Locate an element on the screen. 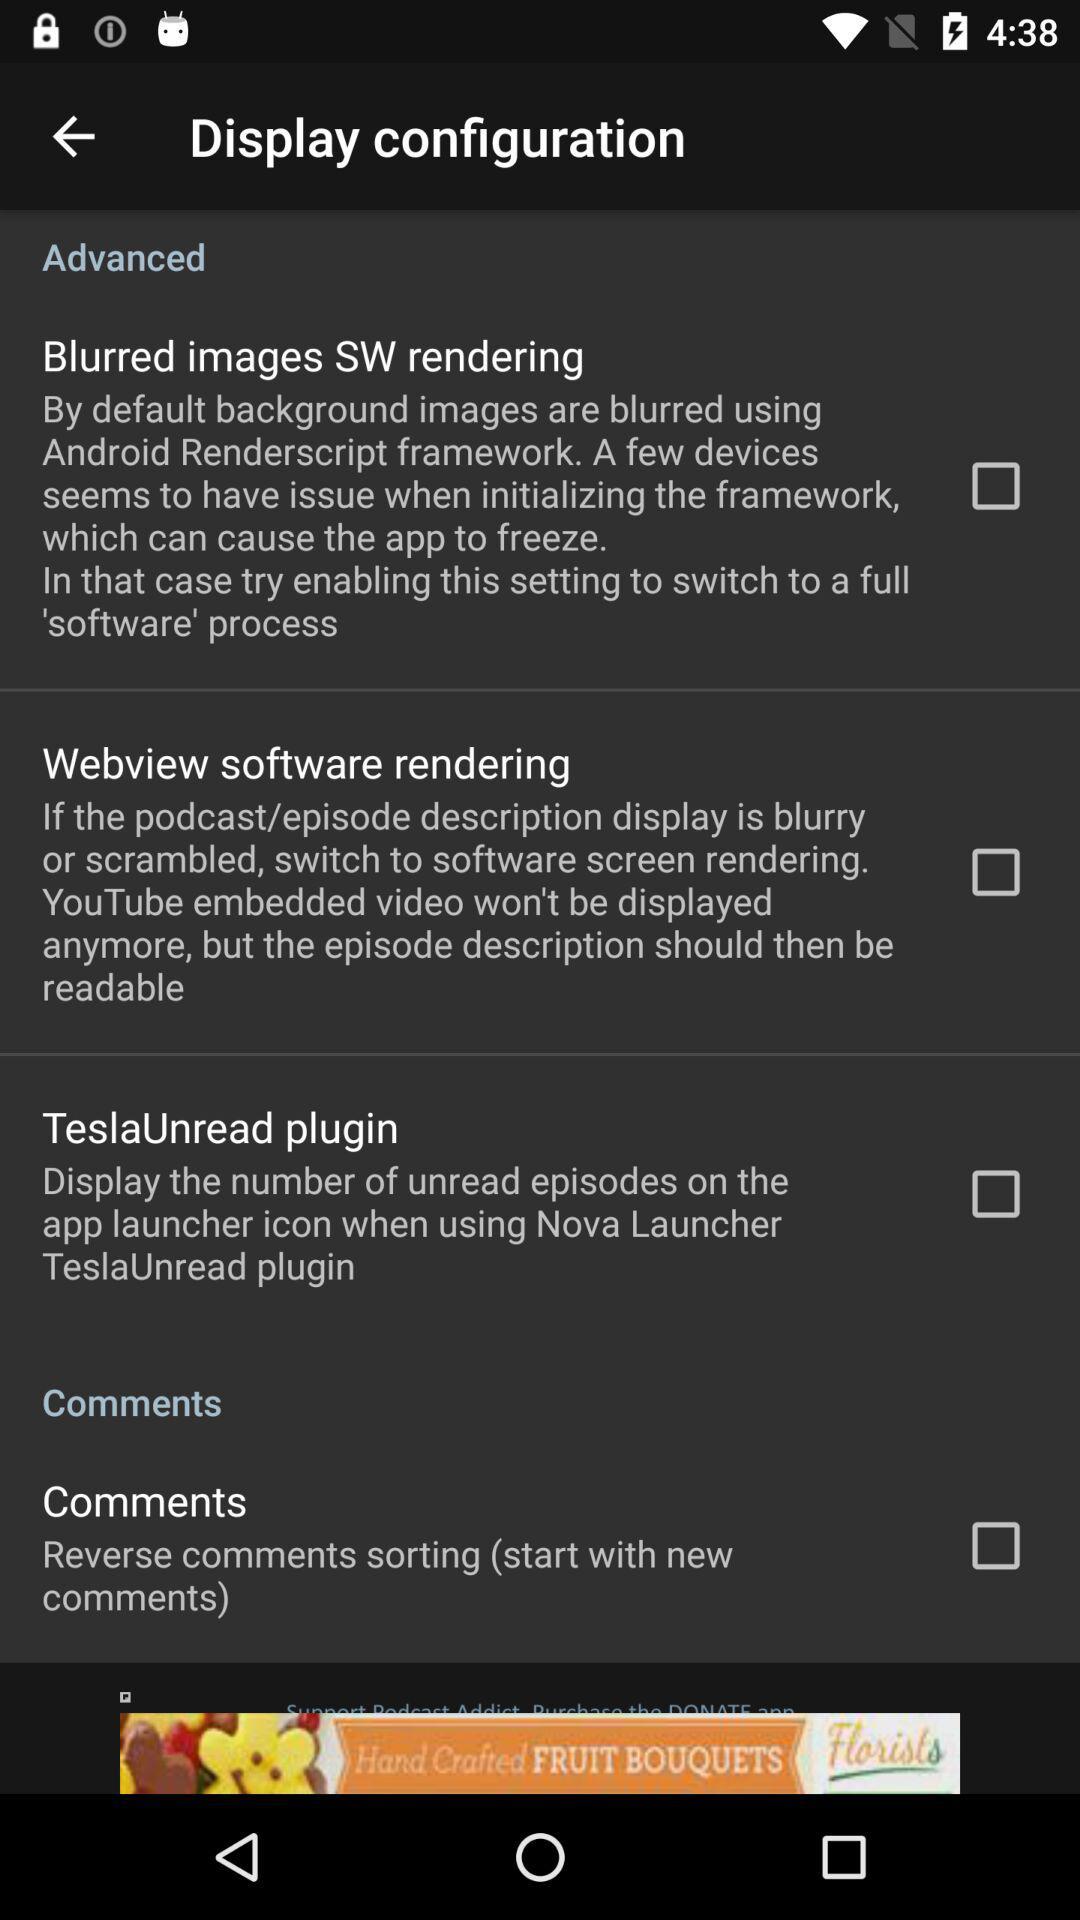 This screenshot has height=1920, width=1080. click on advertisement is located at coordinates (540, 1727).